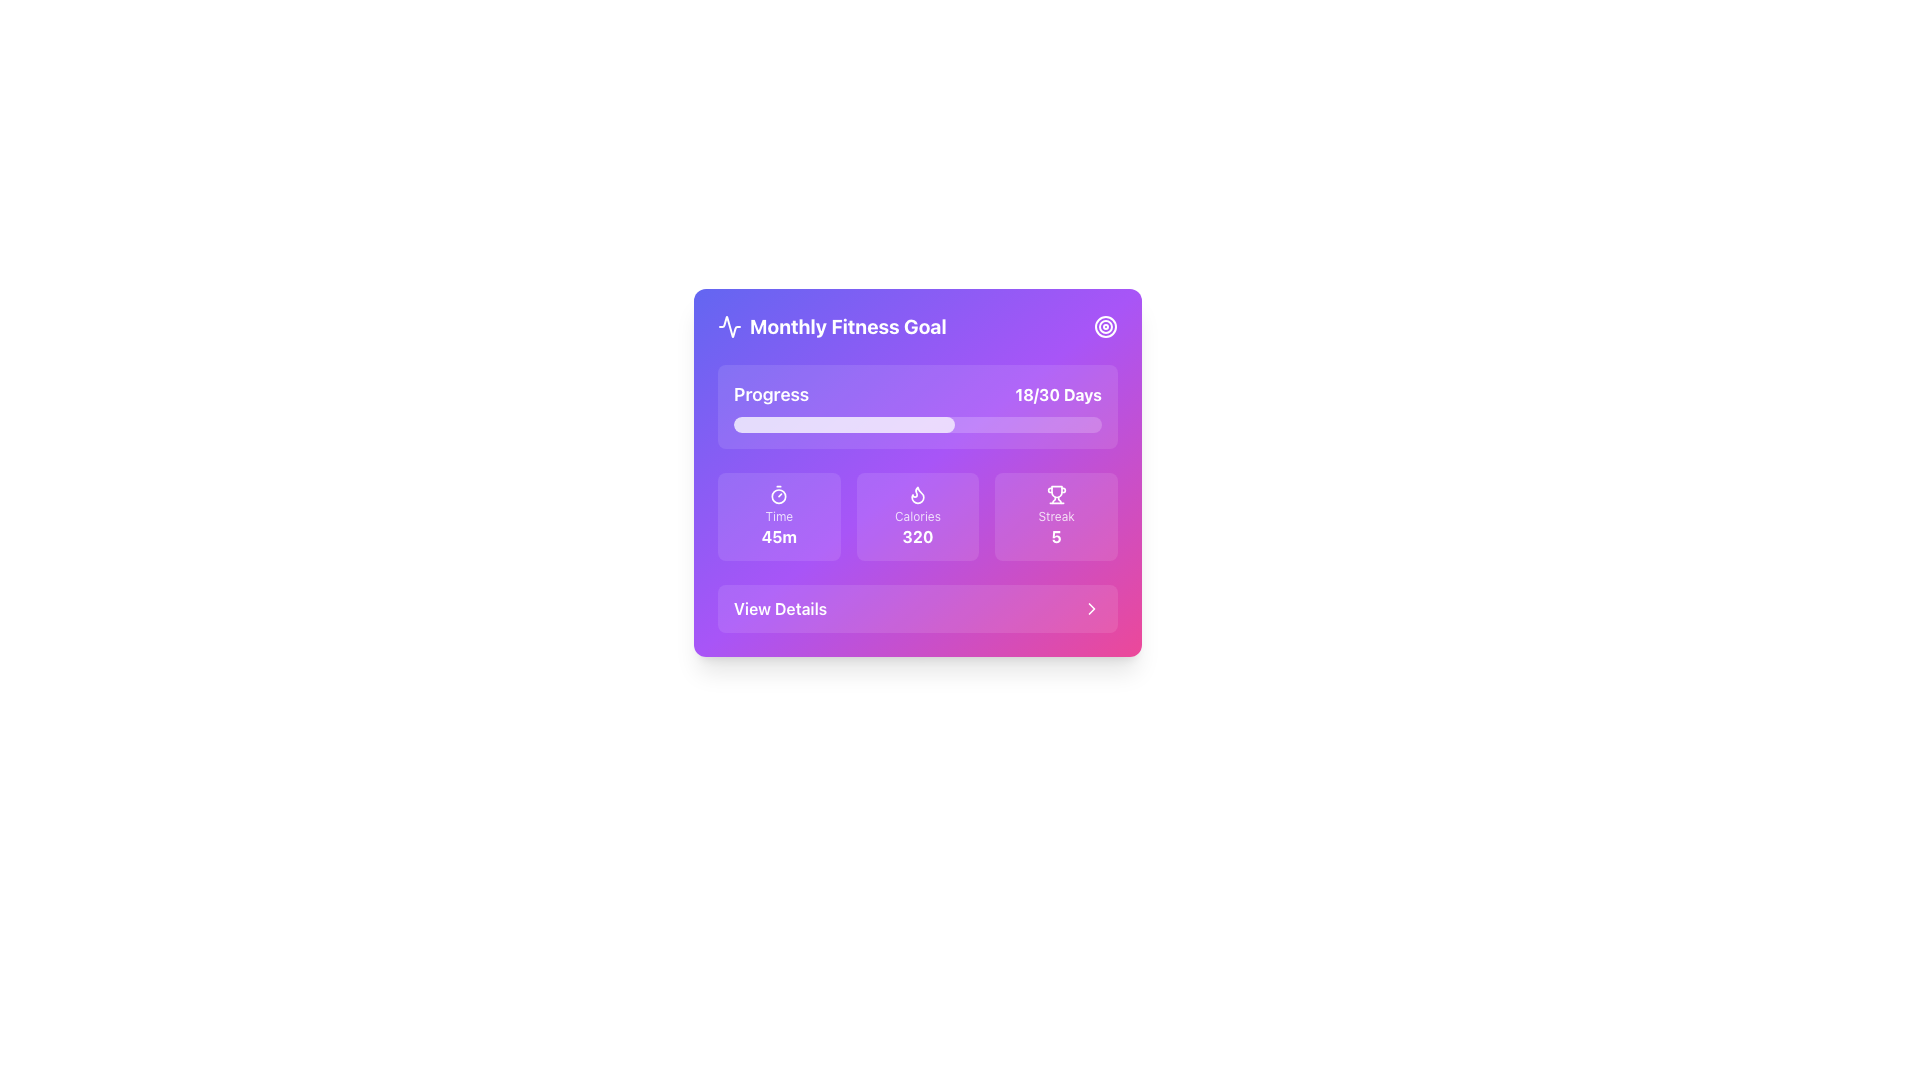 The height and width of the screenshot is (1080, 1920). What do you see at coordinates (1104, 326) in the screenshot?
I see `the decorative graphic, which is the outer circle of the dartboard icon located in the top-right corner of the 'Monthly Fitness Goal' widget` at bounding box center [1104, 326].